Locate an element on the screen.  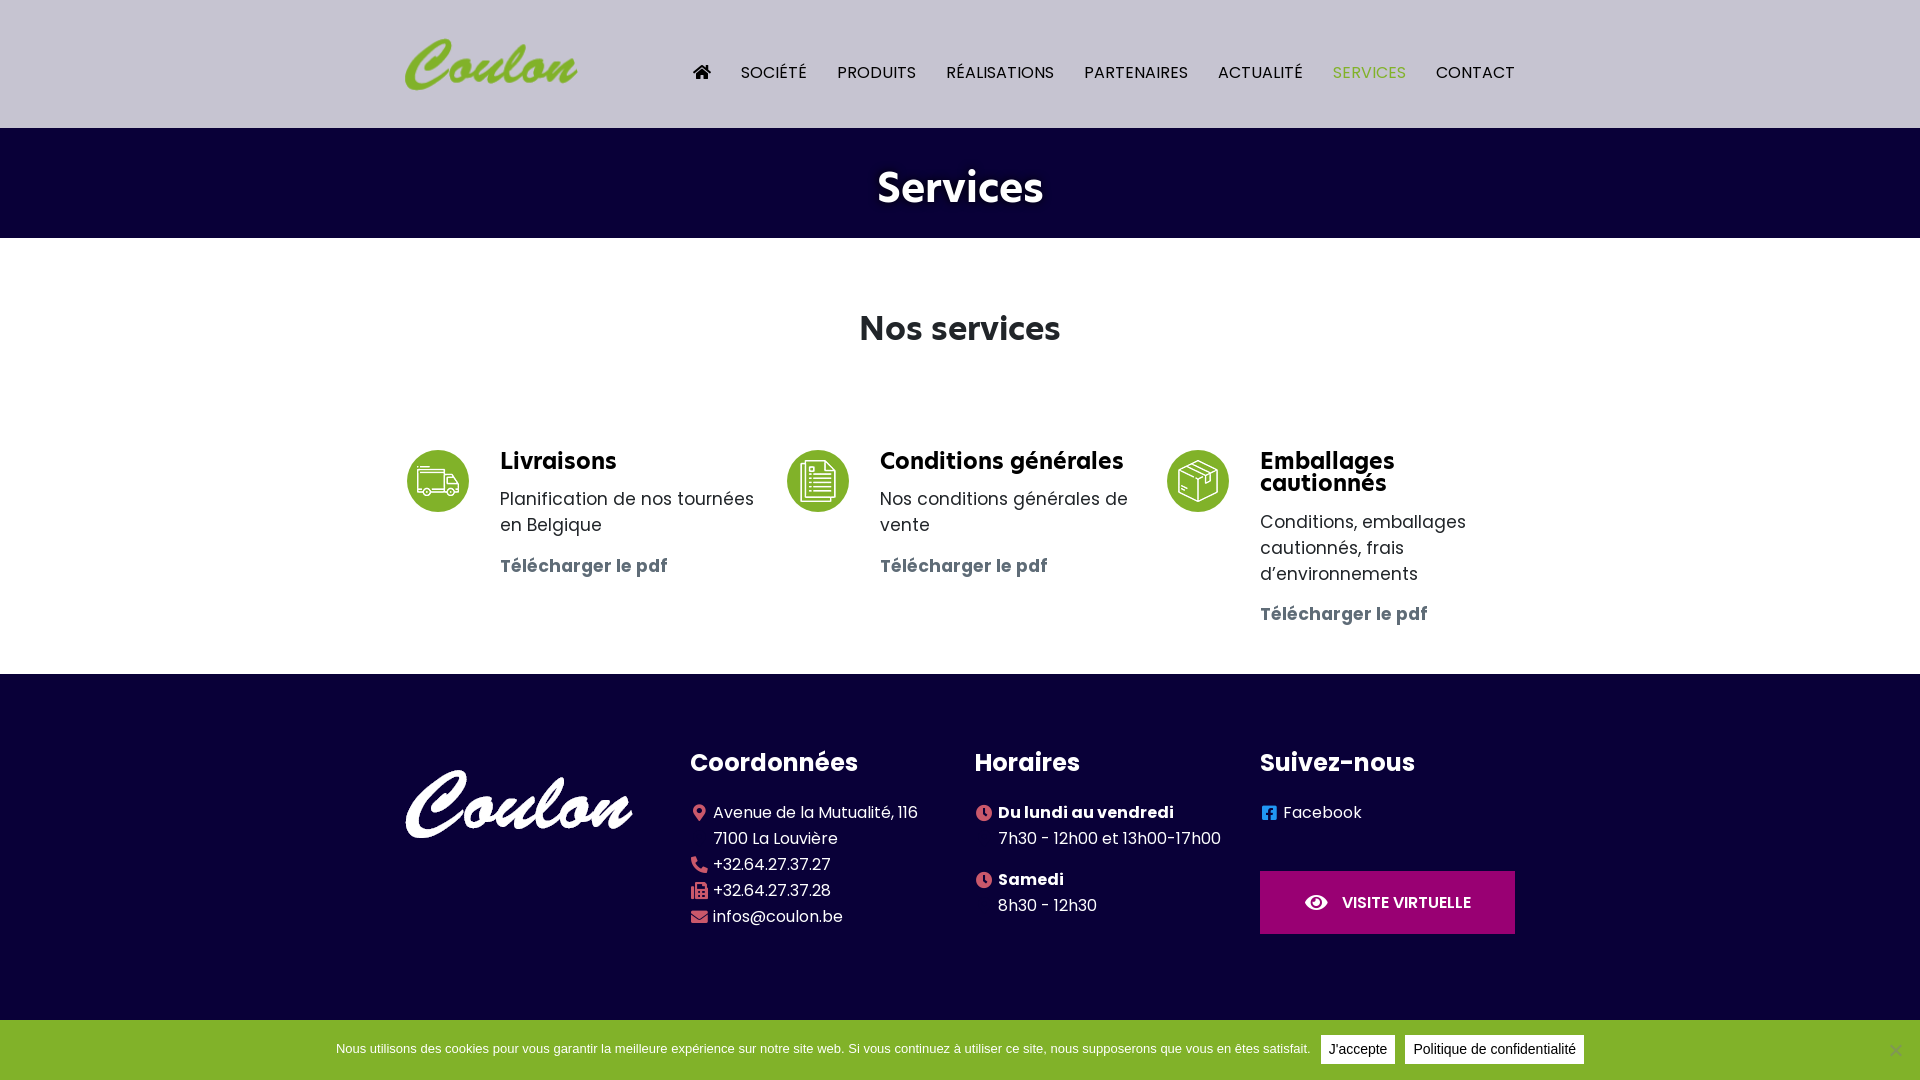
'infos@coulon.be' is located at coordinates (776, 916).